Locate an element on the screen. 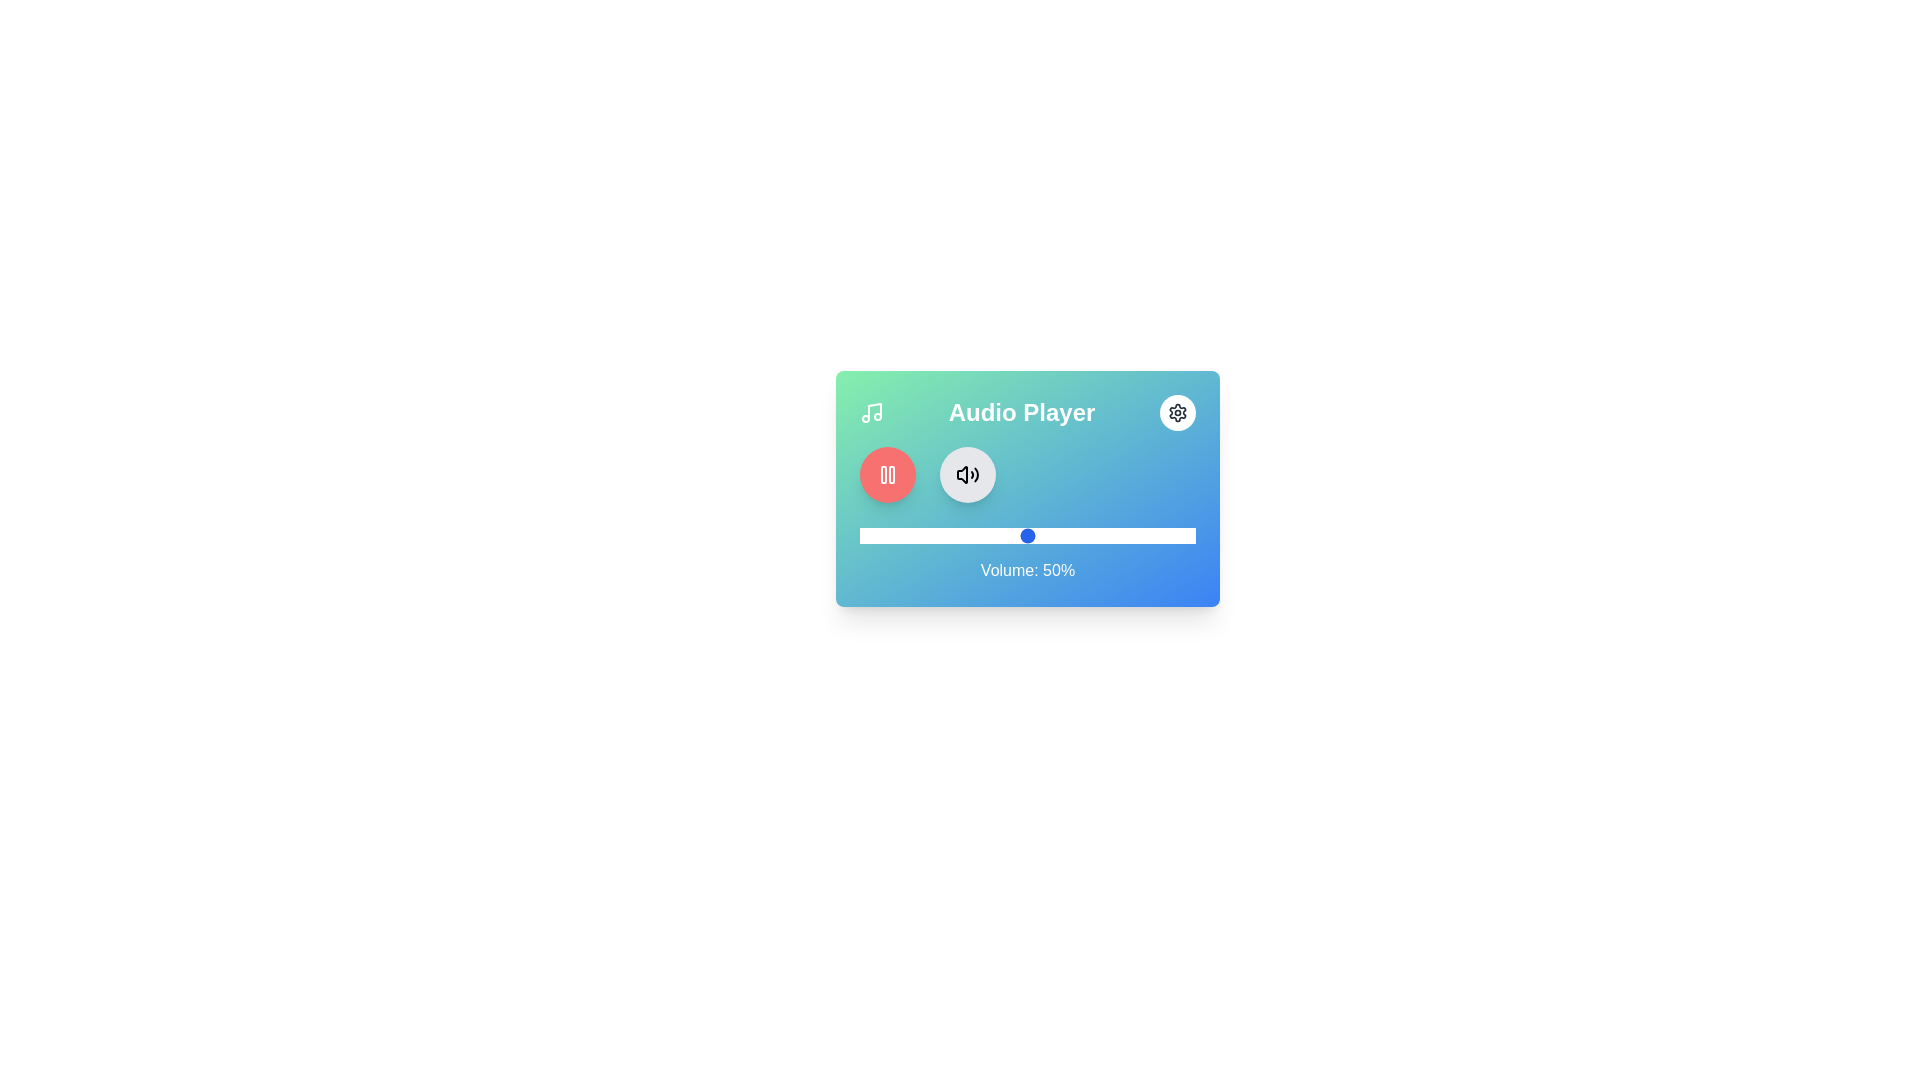 The height and width of the screenshot is (1080, 1920). the slider value is located at coordinates (1182, 535).